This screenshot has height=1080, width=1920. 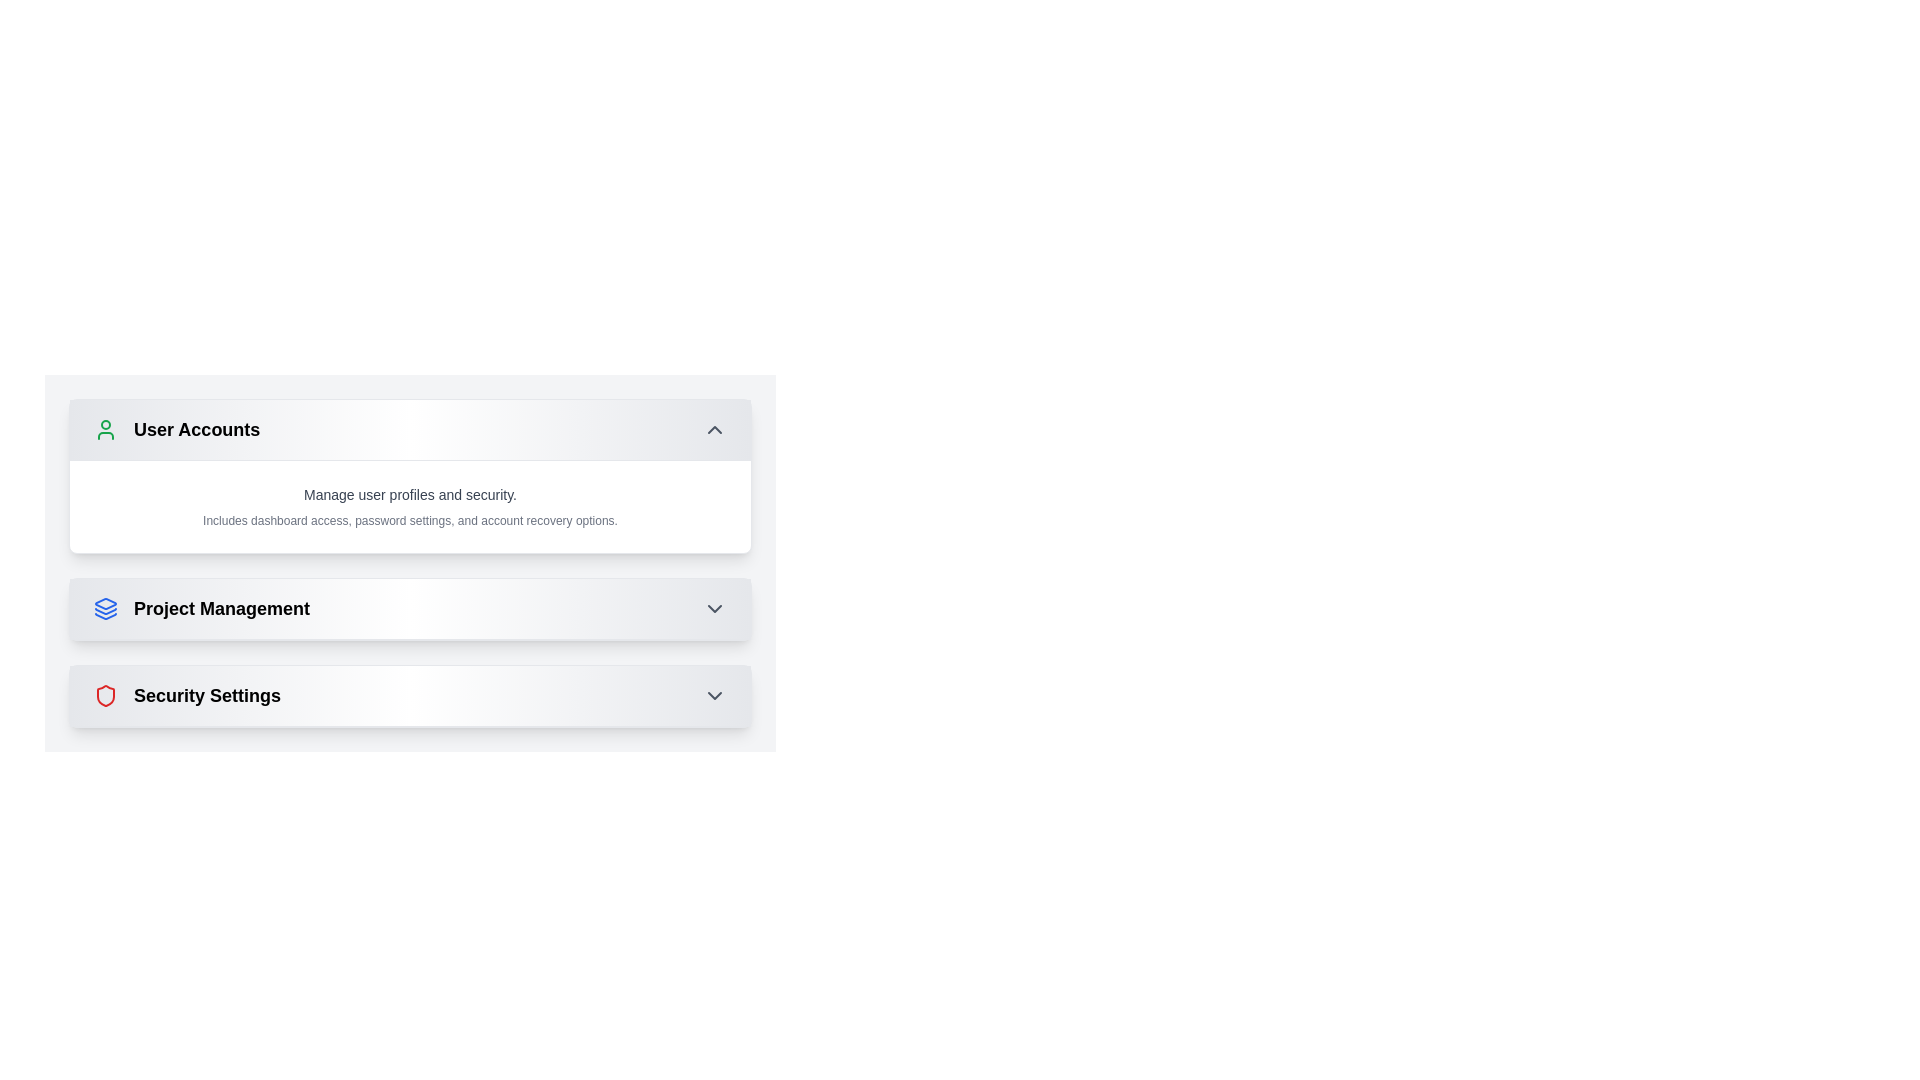 What do you see at coordinates (409, 505) in the screenshot?
I see `the descriptive UI element titled 'Manage user profiles and security.' located in the 'User Accounts' section` at bounding box center [409, 505].